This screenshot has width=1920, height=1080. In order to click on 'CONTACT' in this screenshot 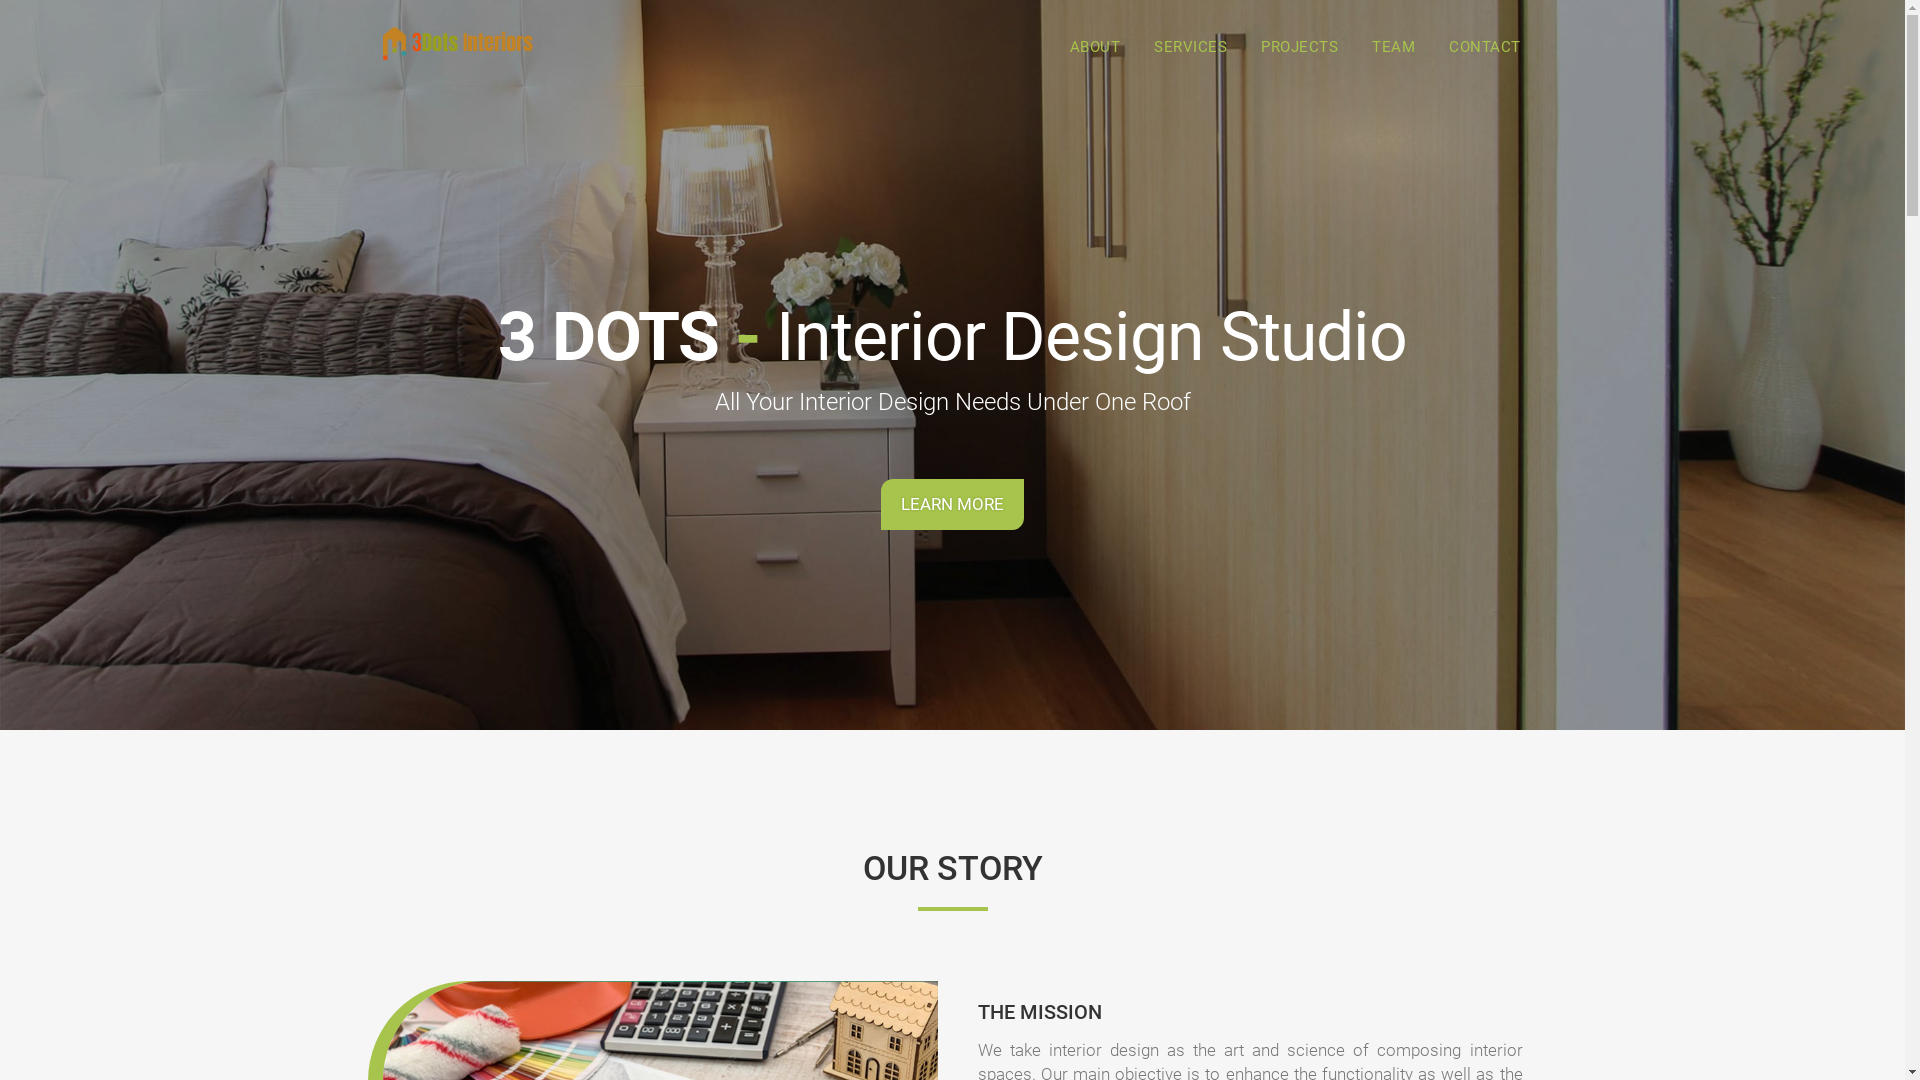, I will do `click(1484, 45)`.